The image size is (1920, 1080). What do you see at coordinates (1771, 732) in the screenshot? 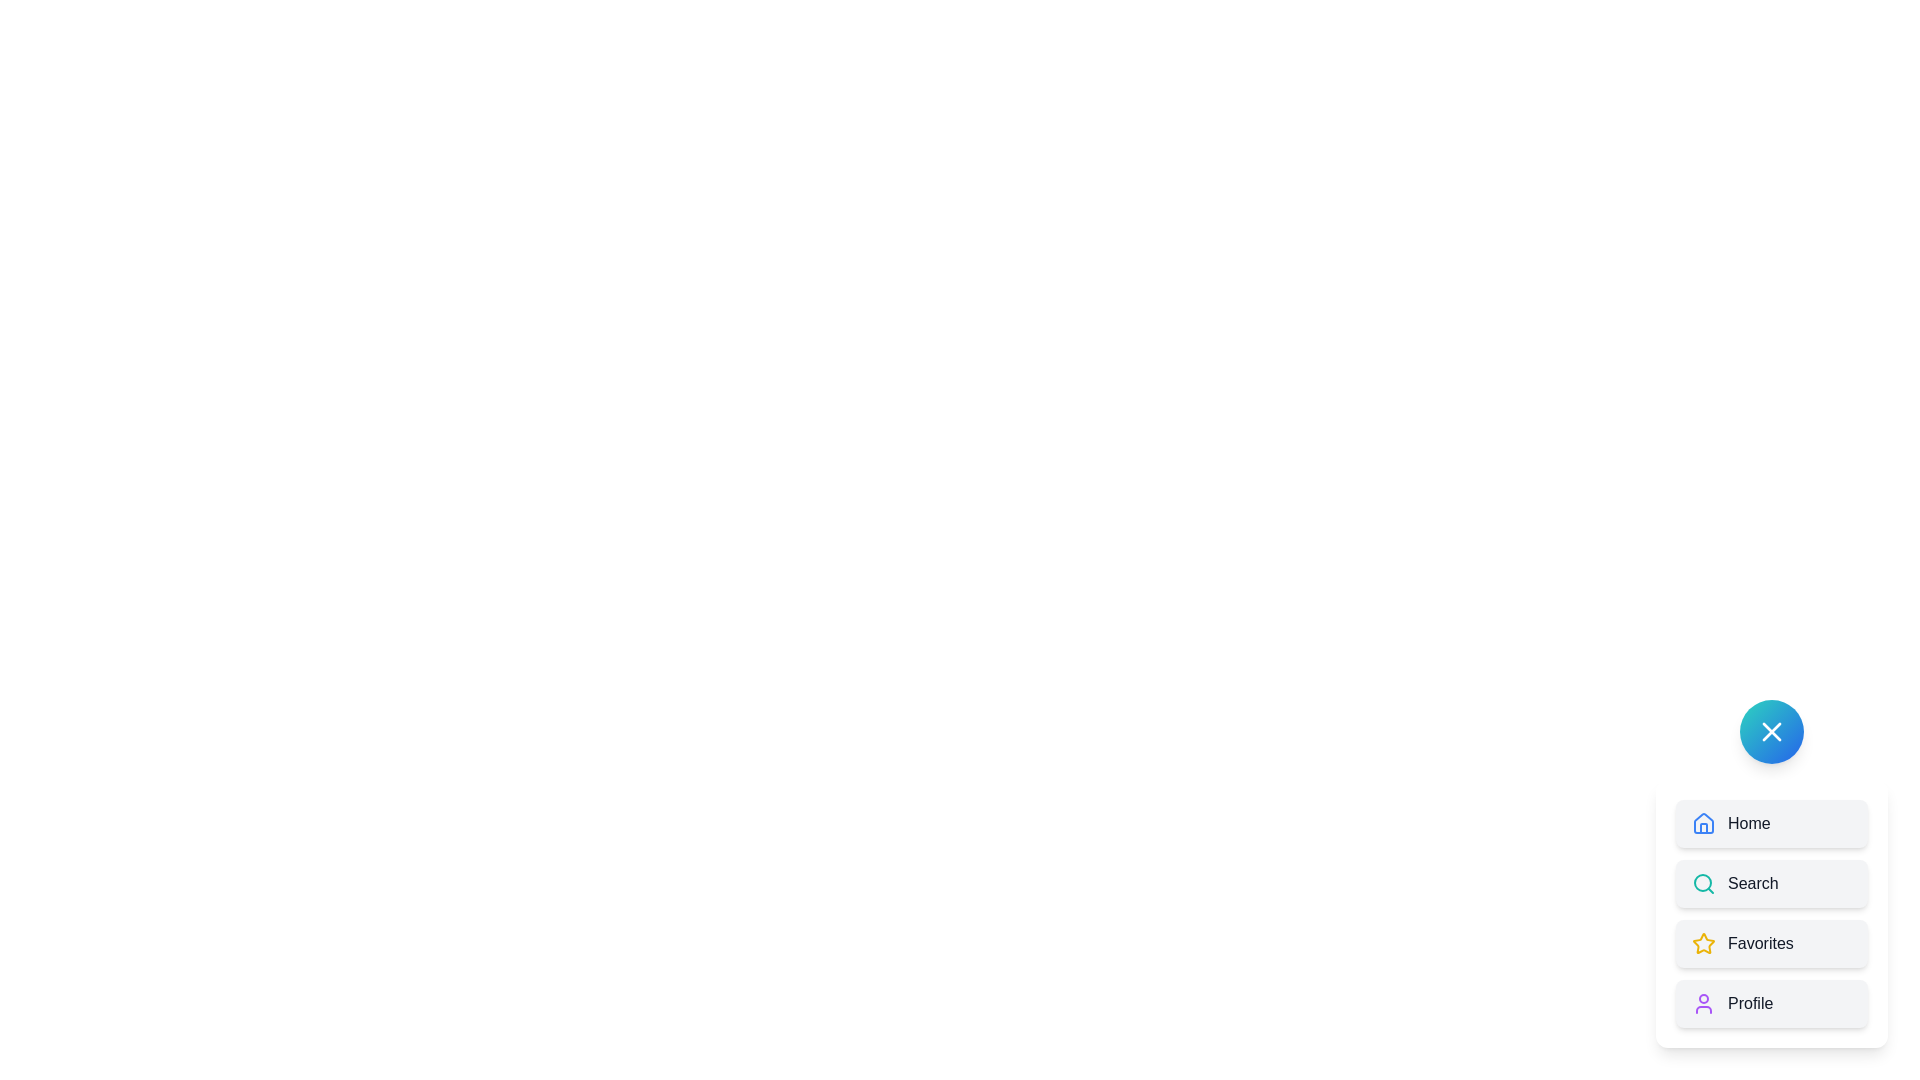
I see `the 'X' icon button styled in white with rounded edges, located within a circular gradient background` at bounding box center [1771, 732].